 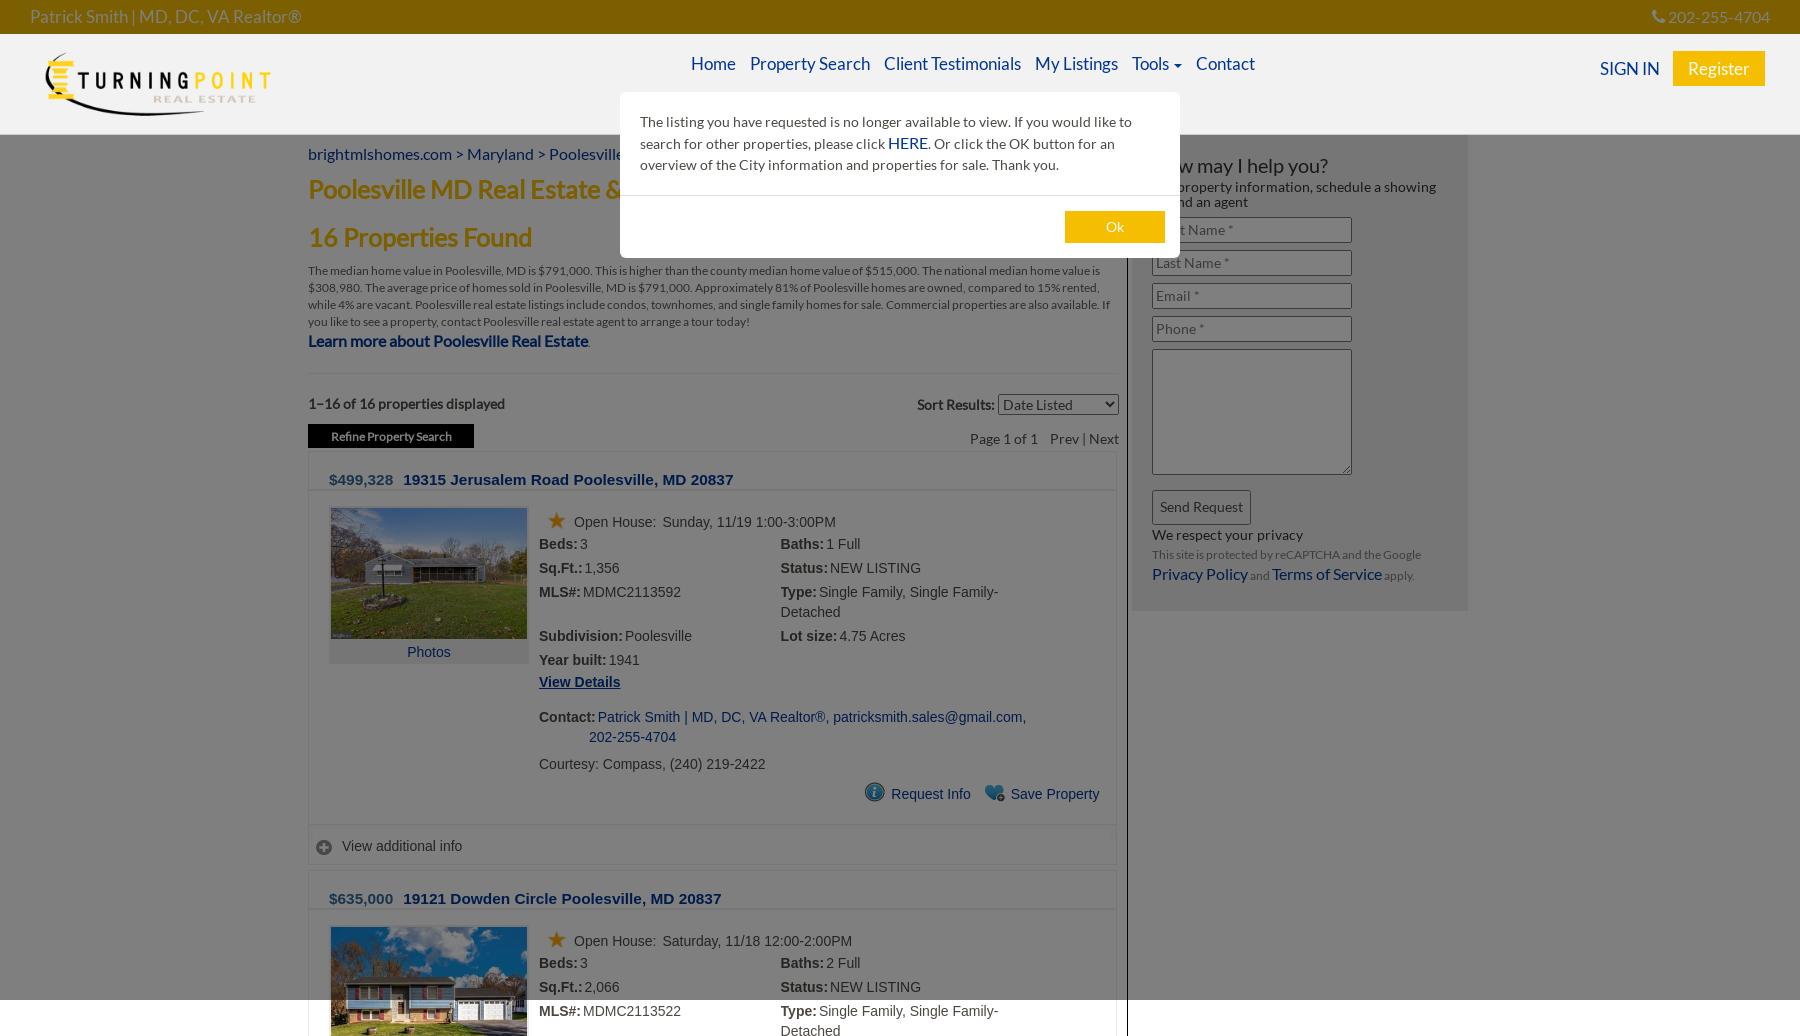 I want to click on 'apply.', so click(x=1397, y=575).